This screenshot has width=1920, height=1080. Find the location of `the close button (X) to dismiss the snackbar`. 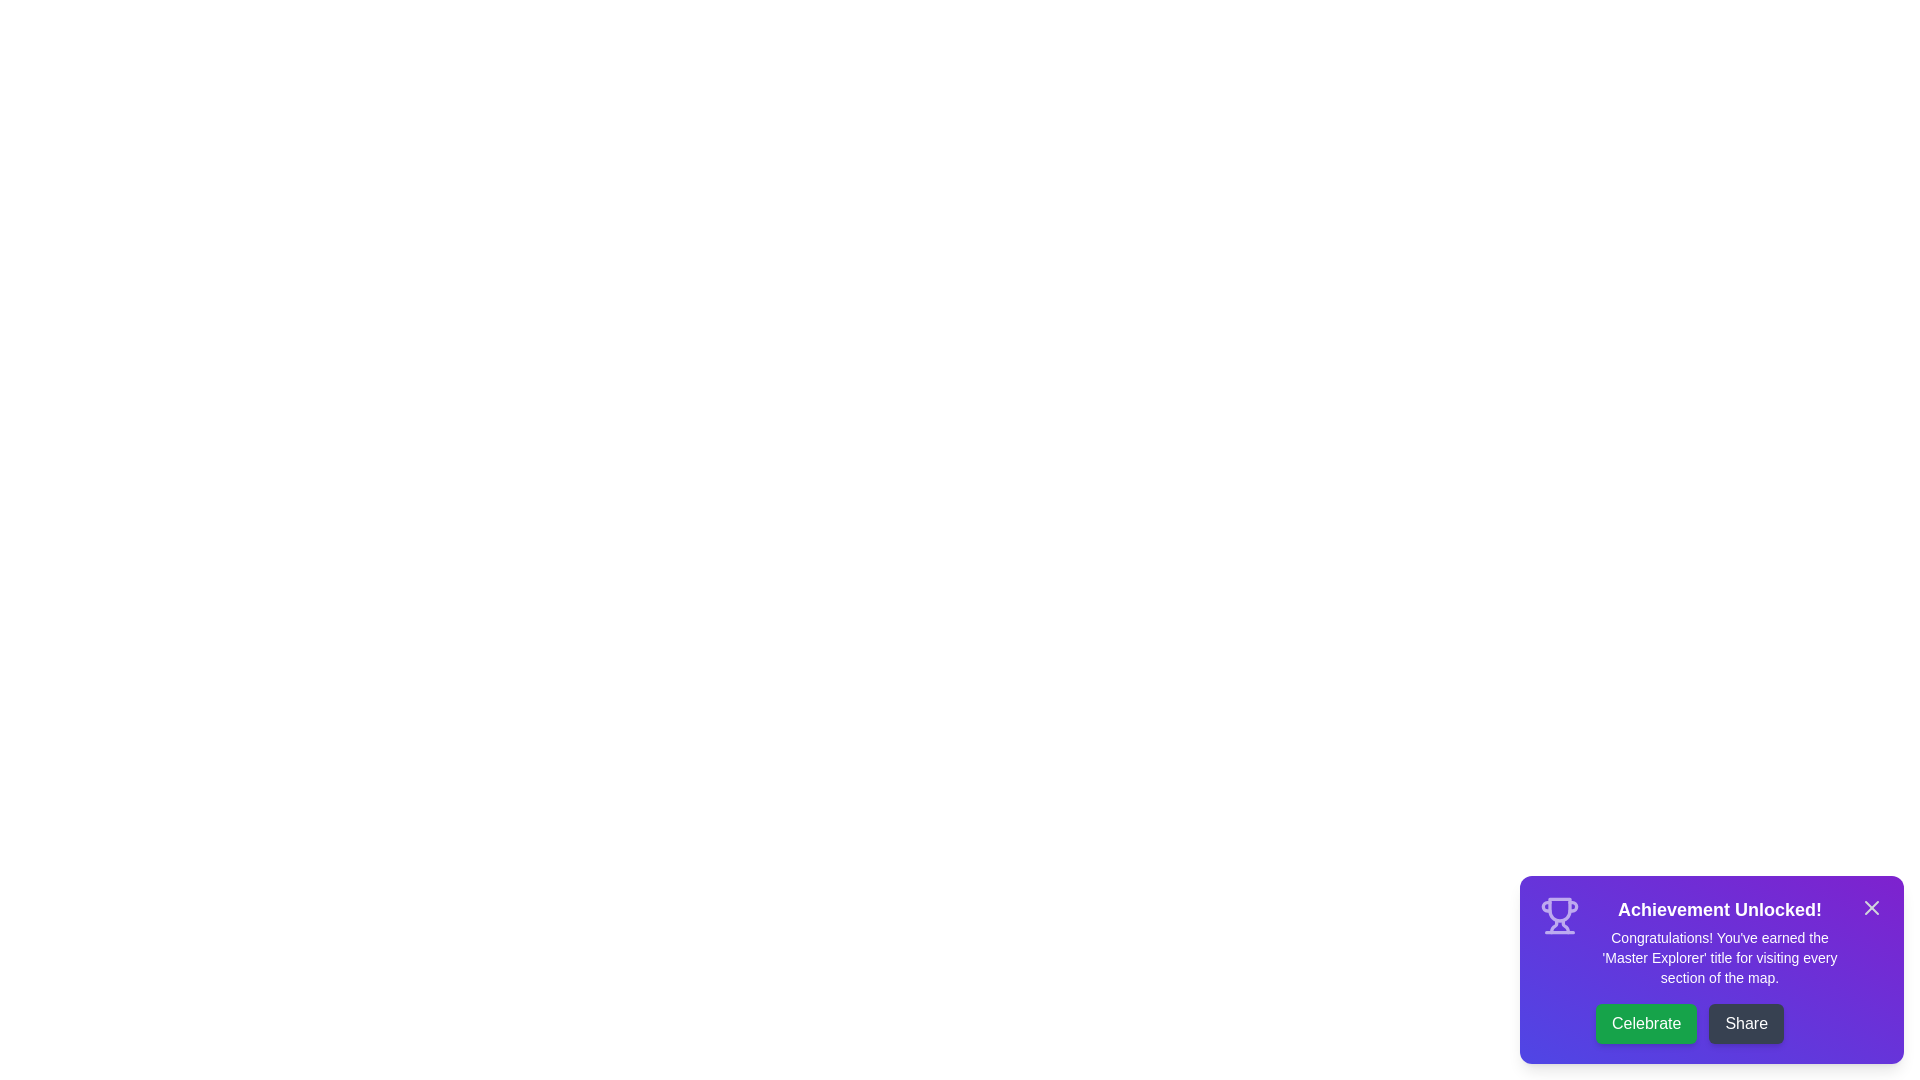

the close button (X) to dismiss the snackbar is located at coordinates (1871, 907).